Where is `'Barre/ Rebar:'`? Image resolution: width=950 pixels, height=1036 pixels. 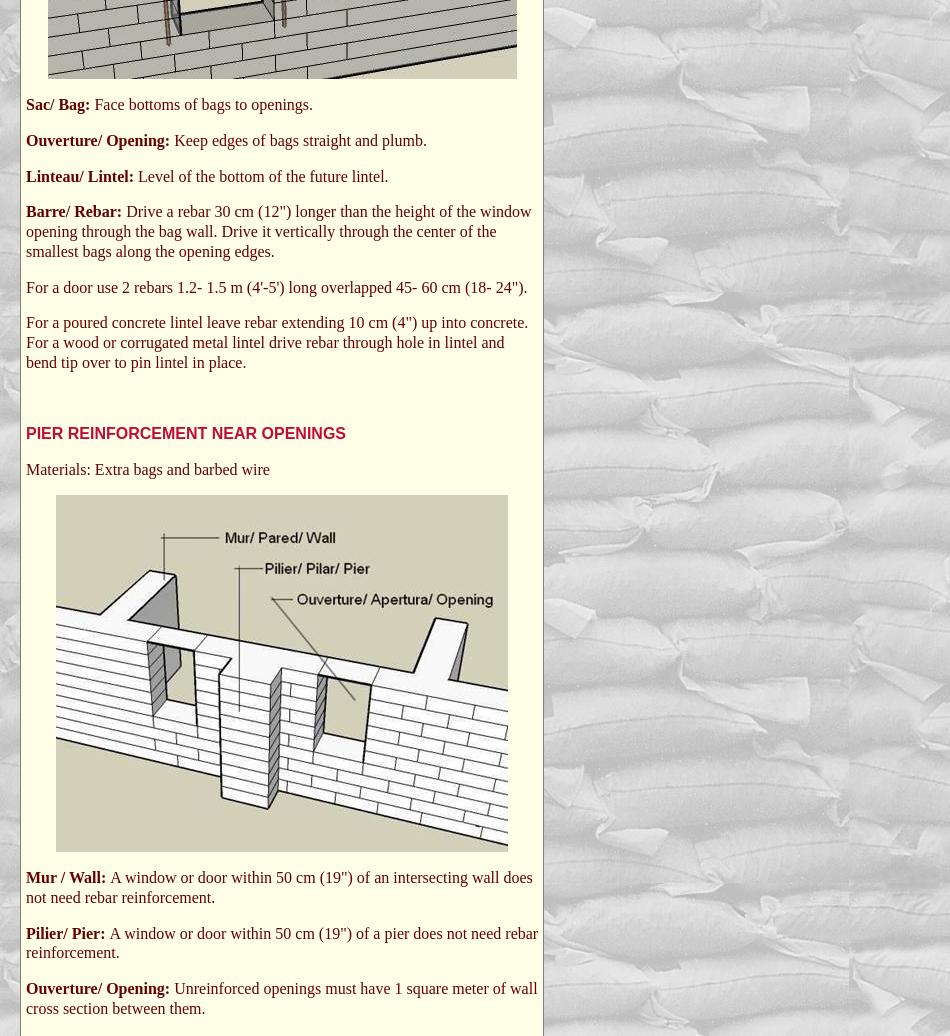 'Barre/ Rebar:' is located at coordinates (76, 211).